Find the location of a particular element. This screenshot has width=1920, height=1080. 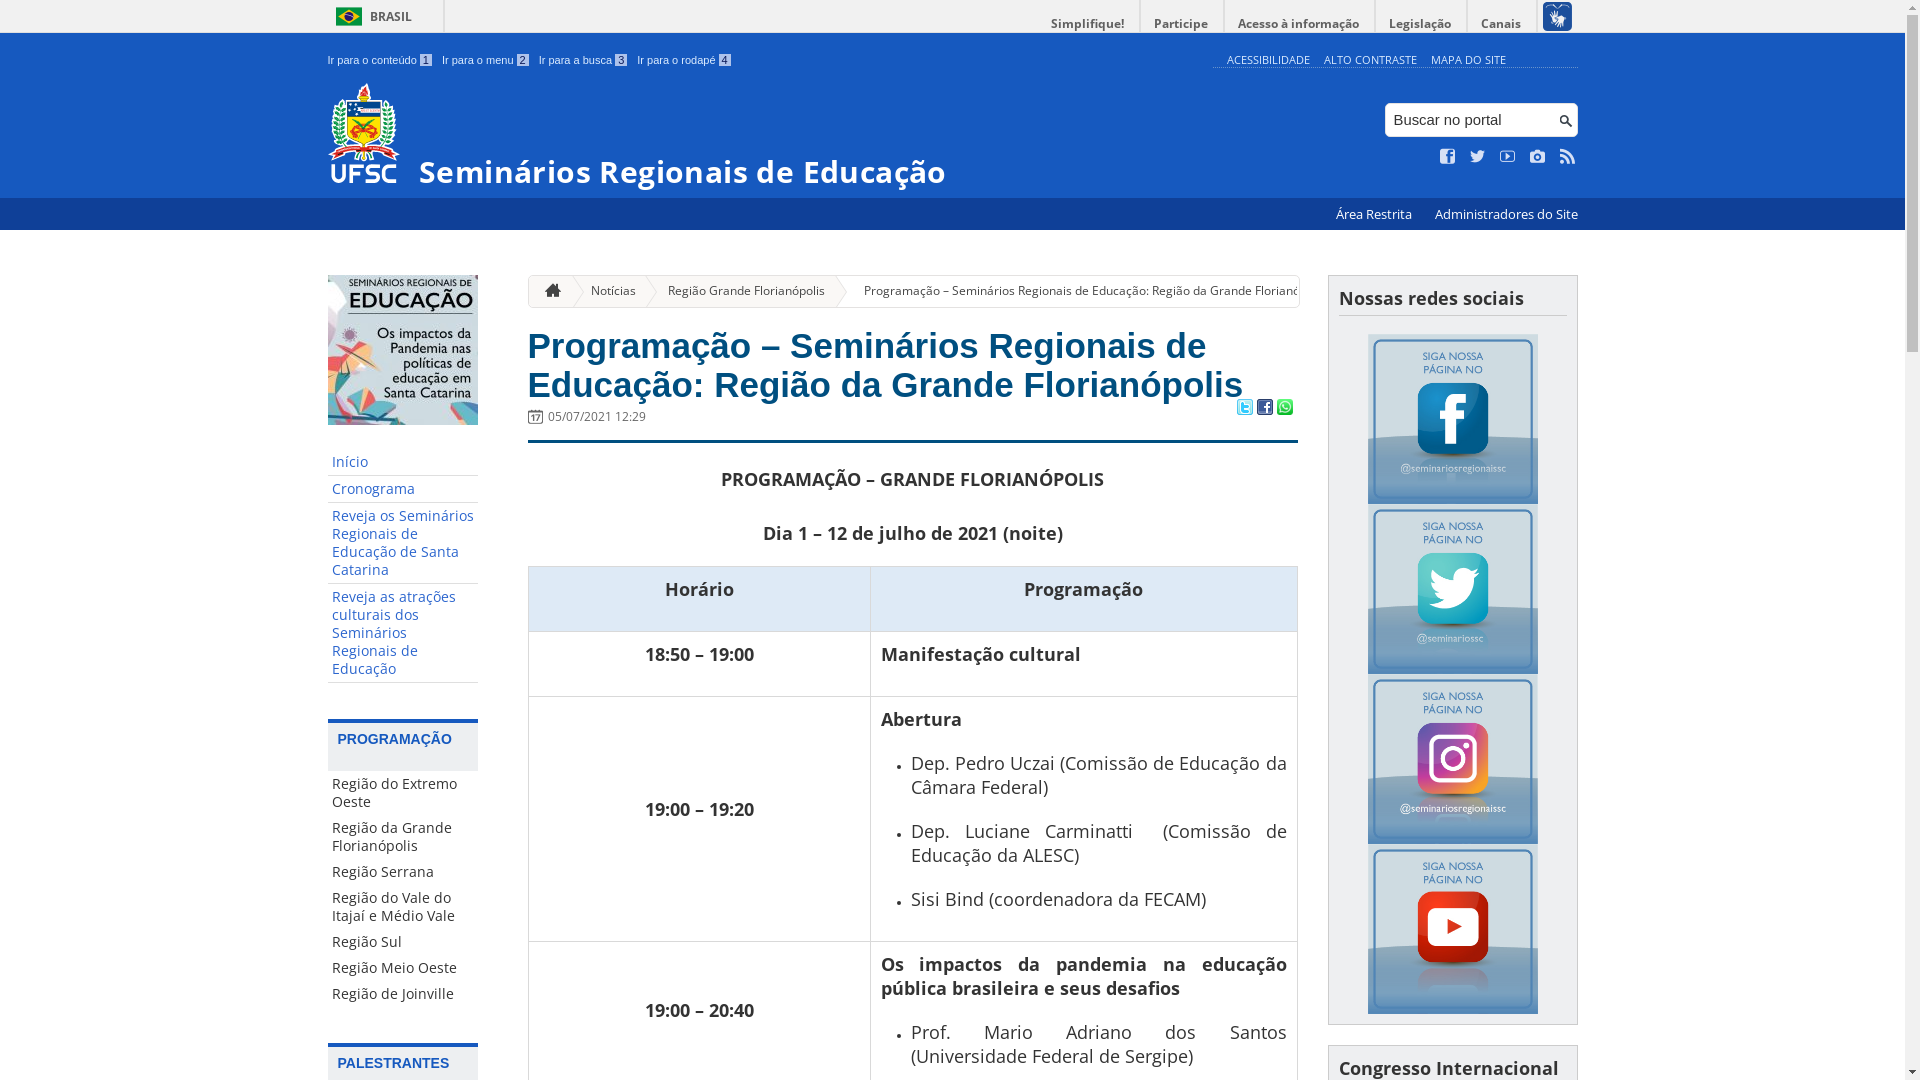

'Ir para o menu 2' is located at coordinates (485, 59).